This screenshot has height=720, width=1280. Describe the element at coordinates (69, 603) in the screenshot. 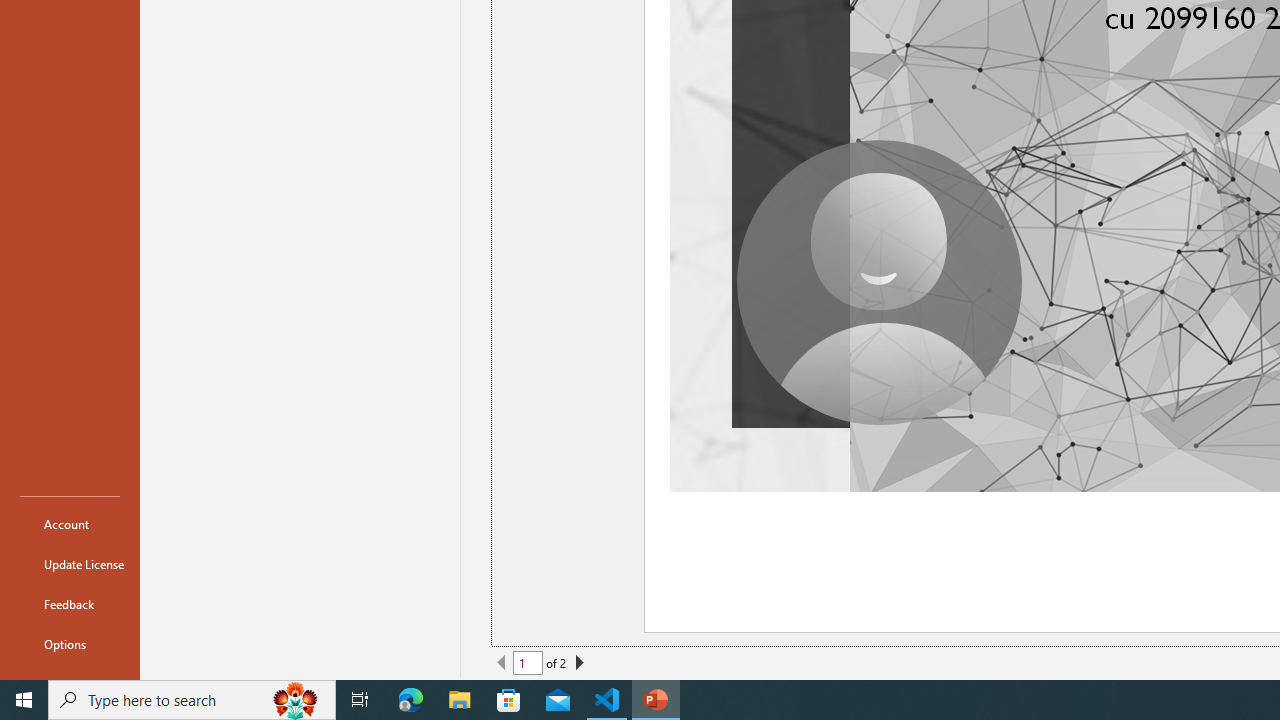

I see `'Feedback'` at that location.